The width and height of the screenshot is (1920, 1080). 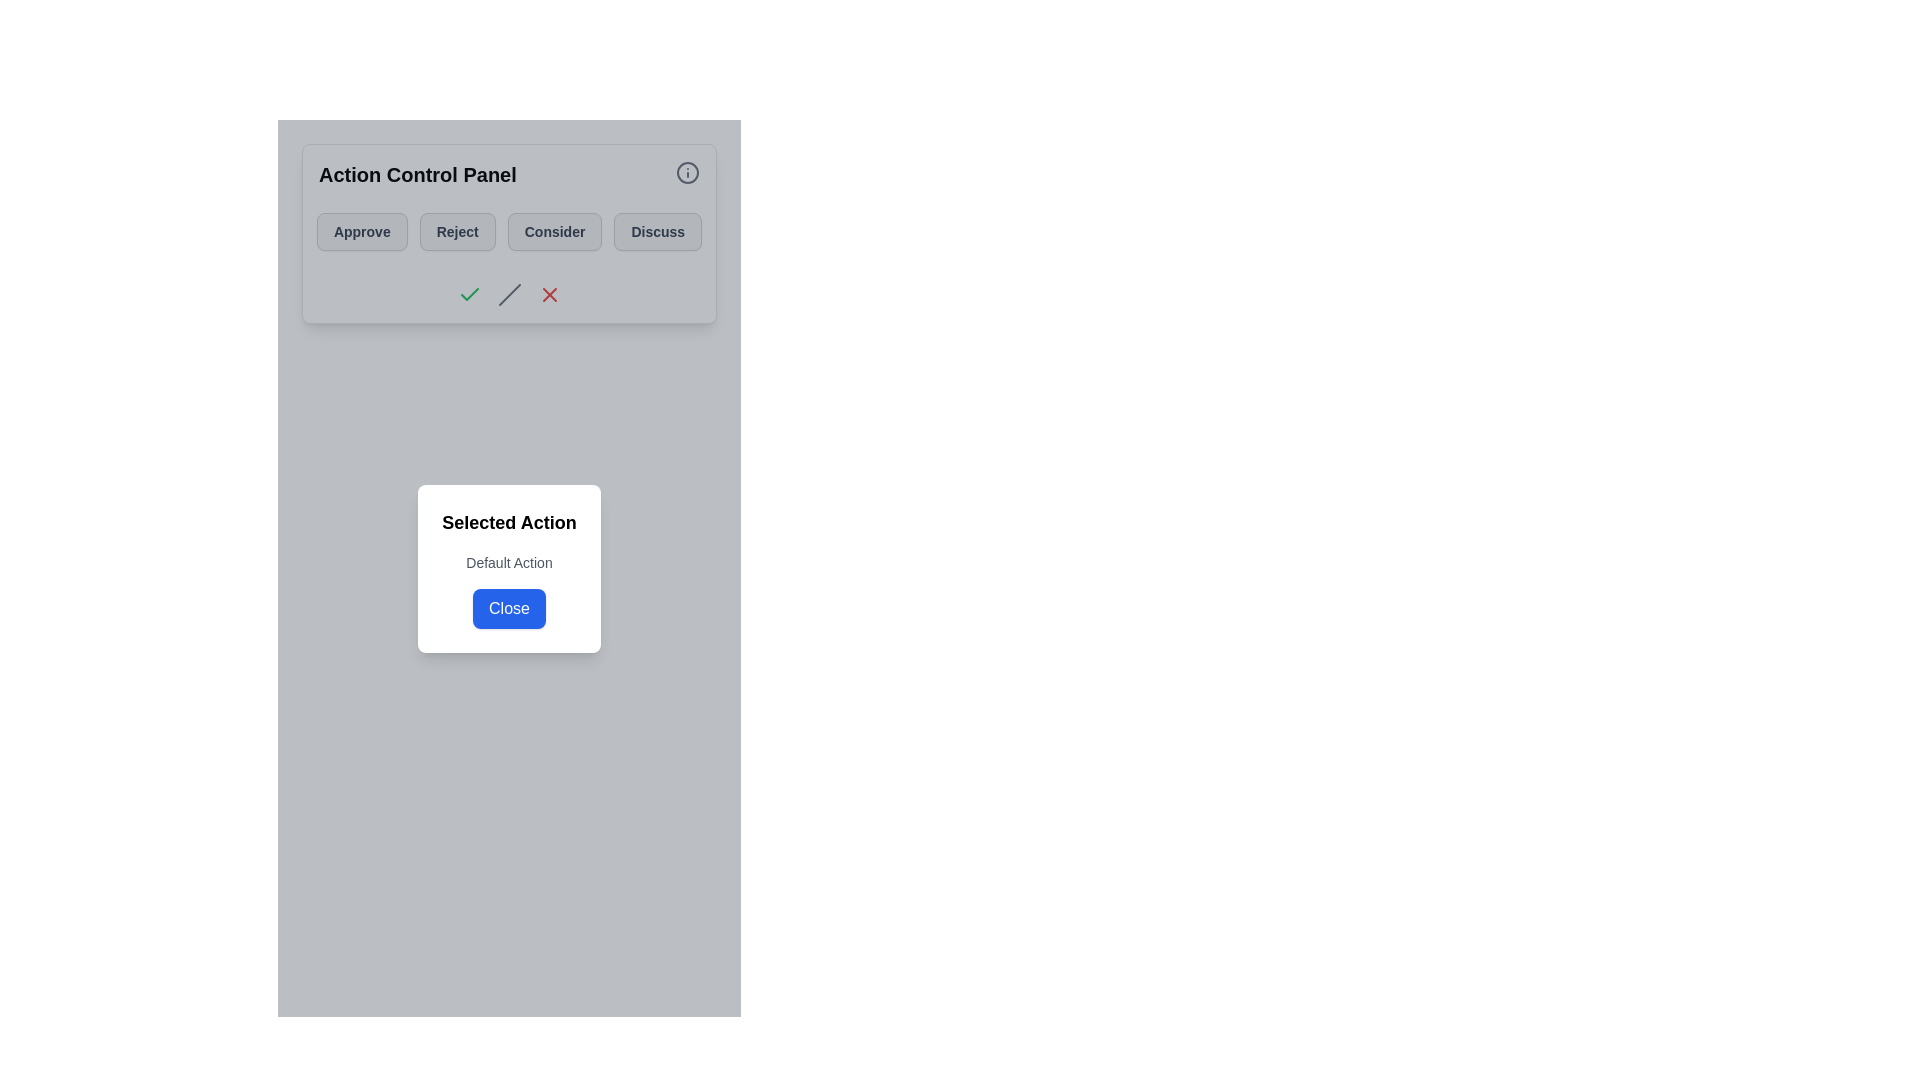 I want to click on the 'Consider' button located in the 'Action Control Panel', which is the third button from the left, situated between the 'Reject' and 'Discuss' buttons, to observe hover effects, so click(x=555, y=230).